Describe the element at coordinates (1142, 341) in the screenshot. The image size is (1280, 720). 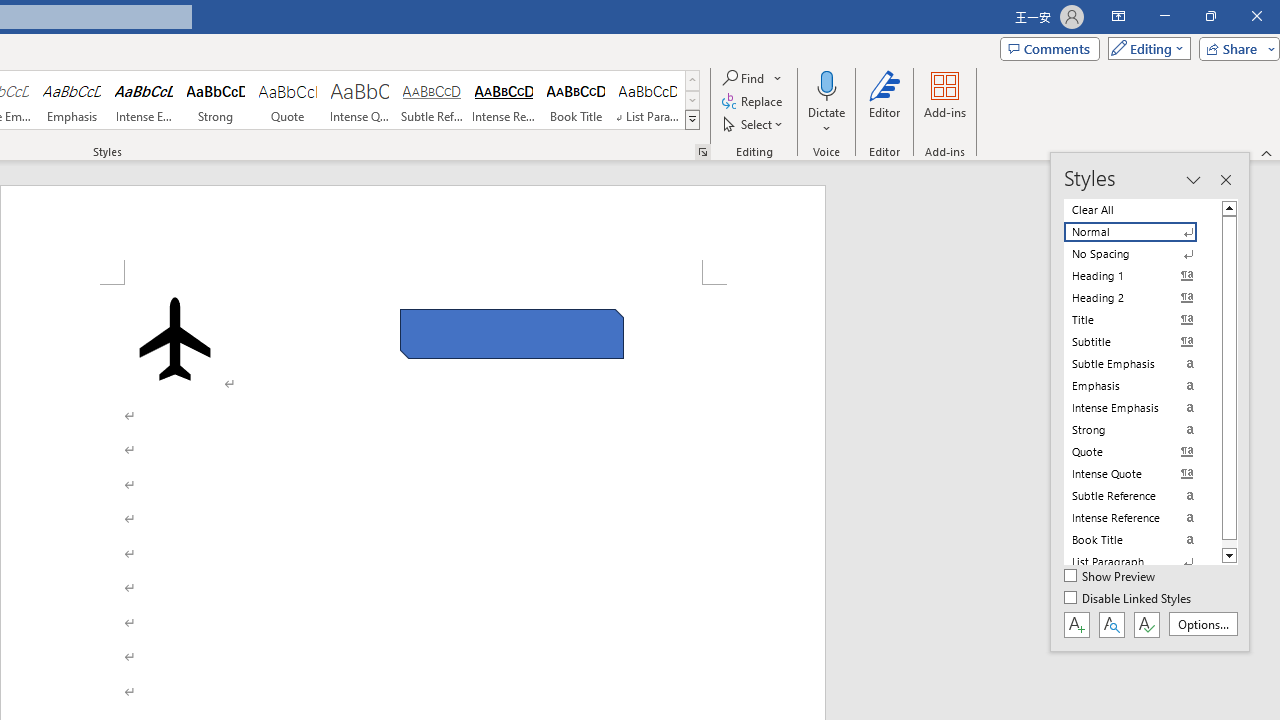
I see `'Subtitle'` at that location.